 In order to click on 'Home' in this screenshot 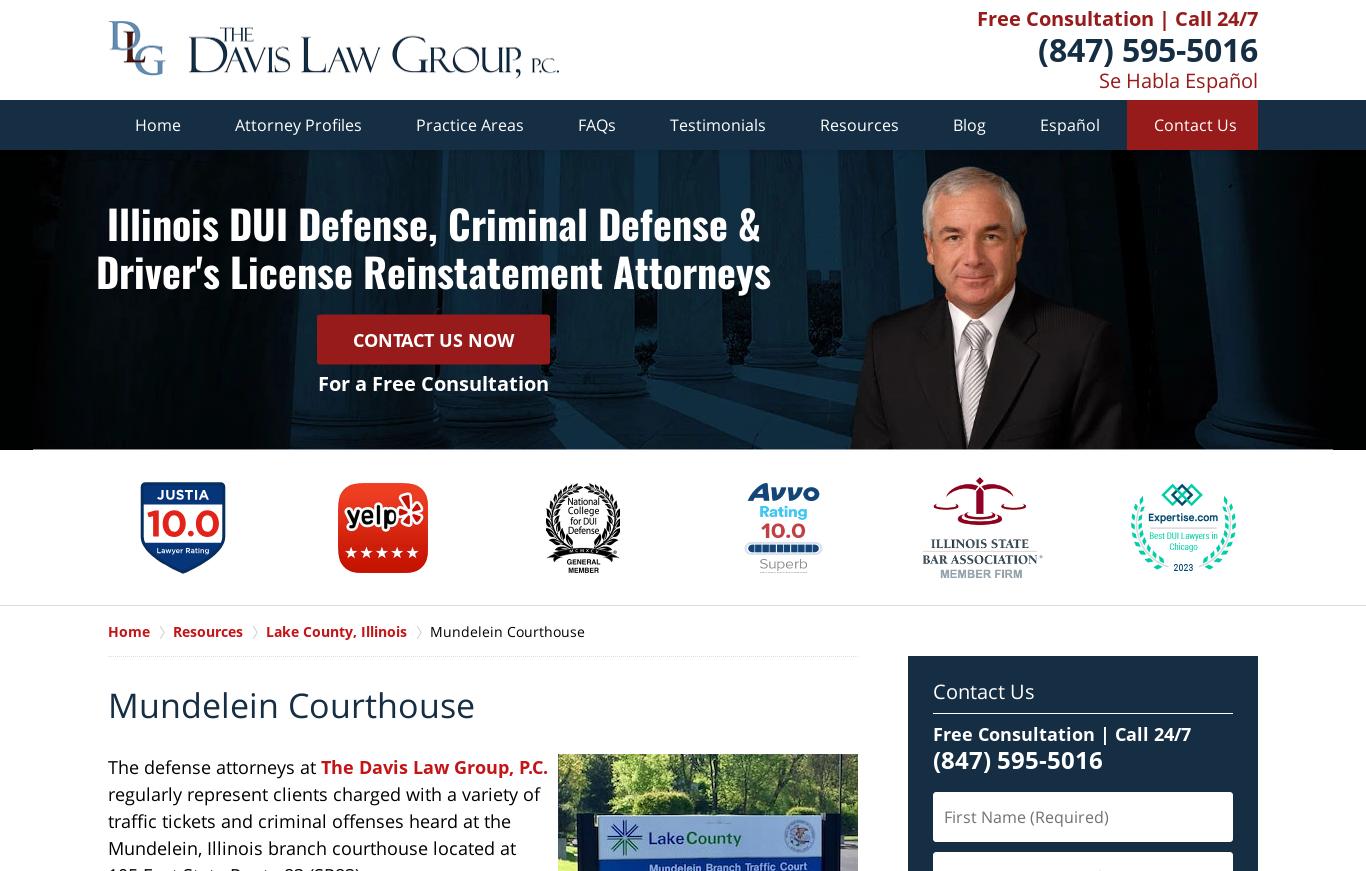, I will do `click(157, 123)`.